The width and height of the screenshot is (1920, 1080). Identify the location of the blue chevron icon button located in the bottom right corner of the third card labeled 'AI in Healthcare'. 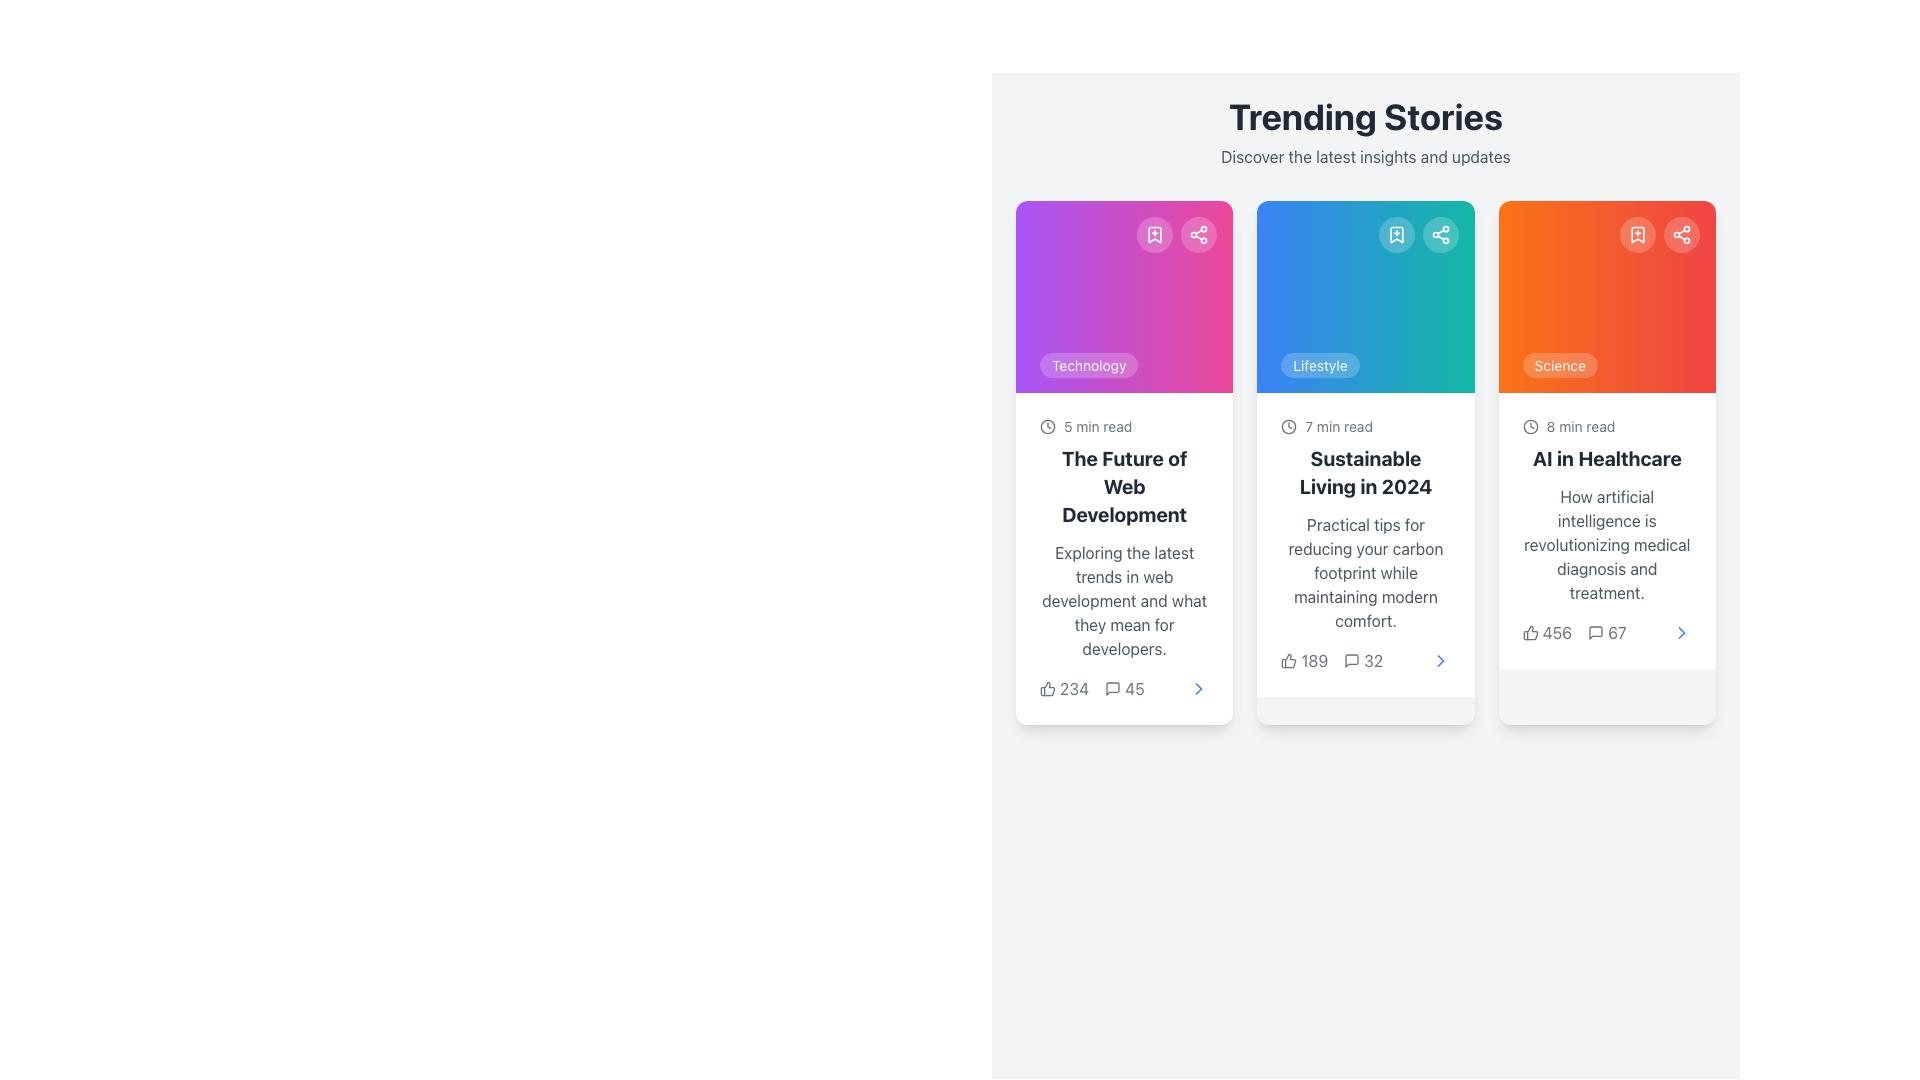
(1680, 632).